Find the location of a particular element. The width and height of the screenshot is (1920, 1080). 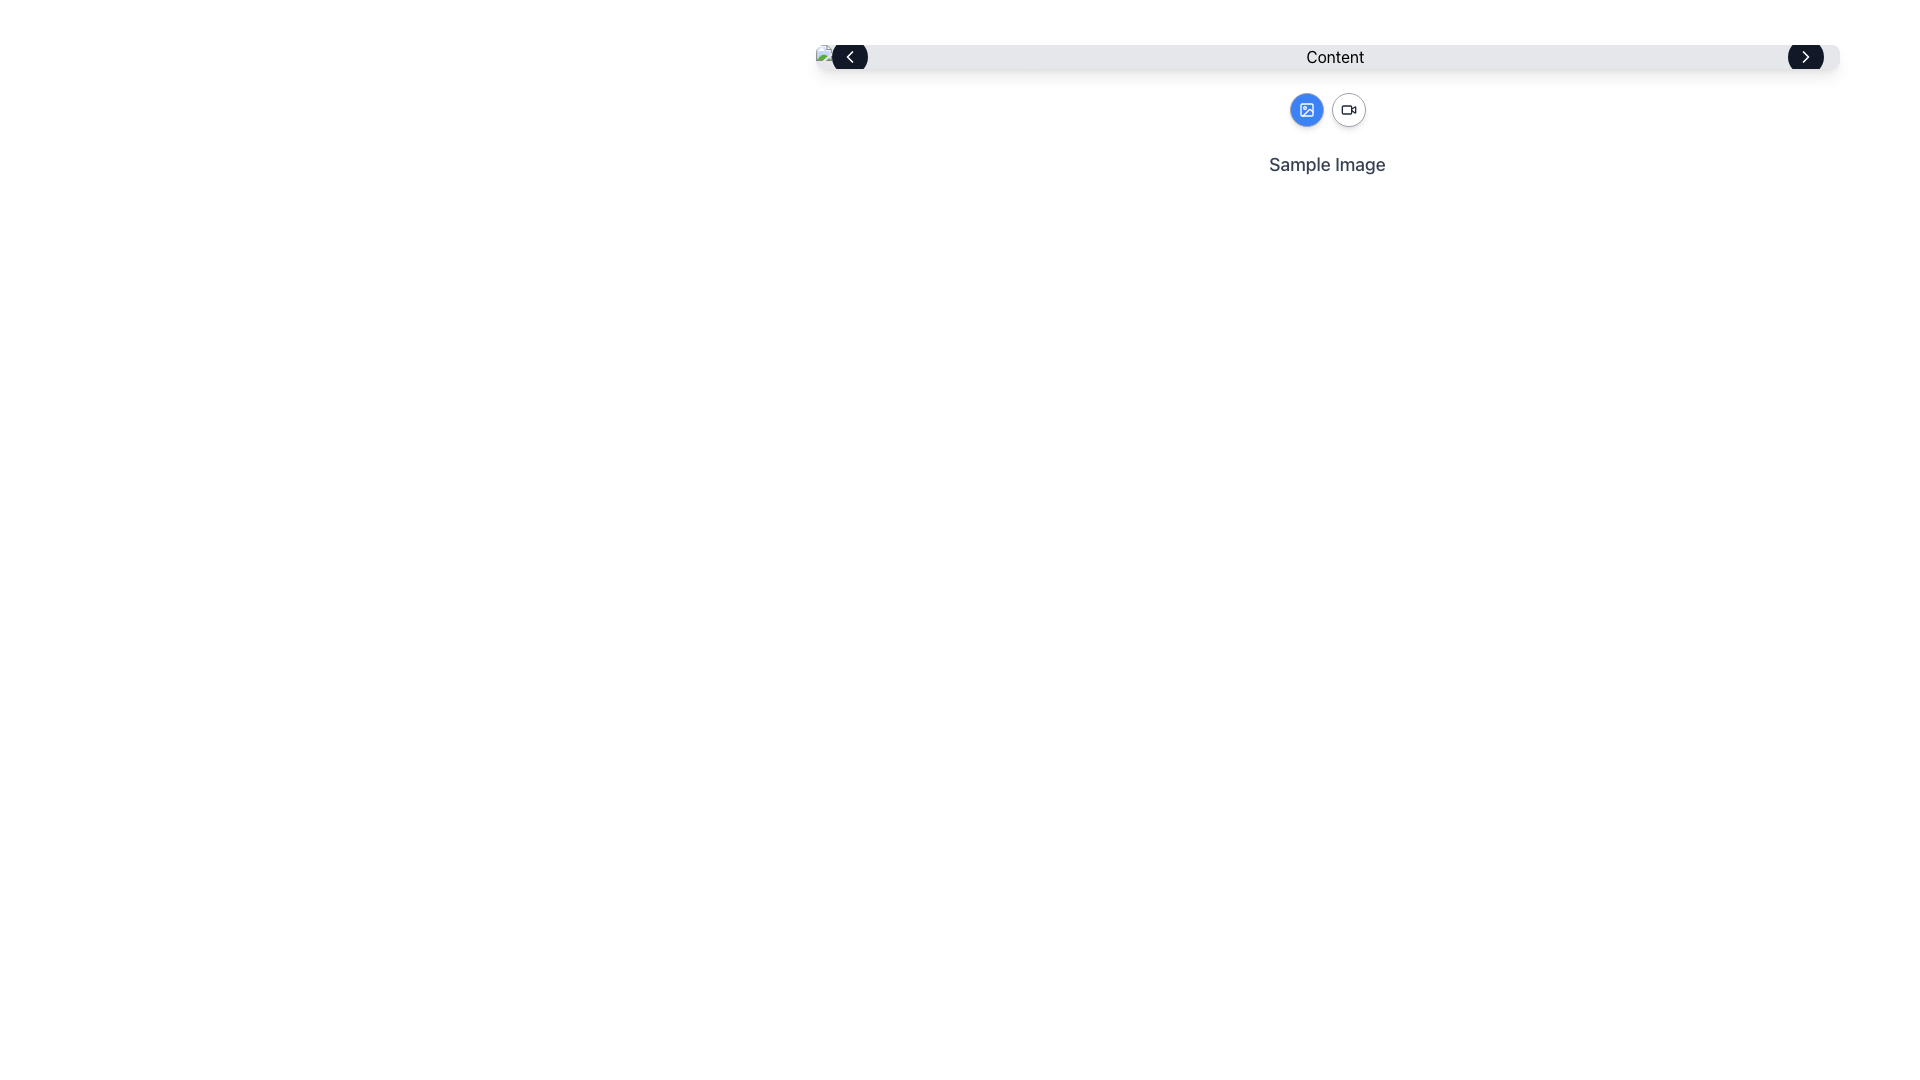

the interactive text label displaying 'Sample Image' in large gray font, located beneath two circular icons is located at coordinates (1327, 164).